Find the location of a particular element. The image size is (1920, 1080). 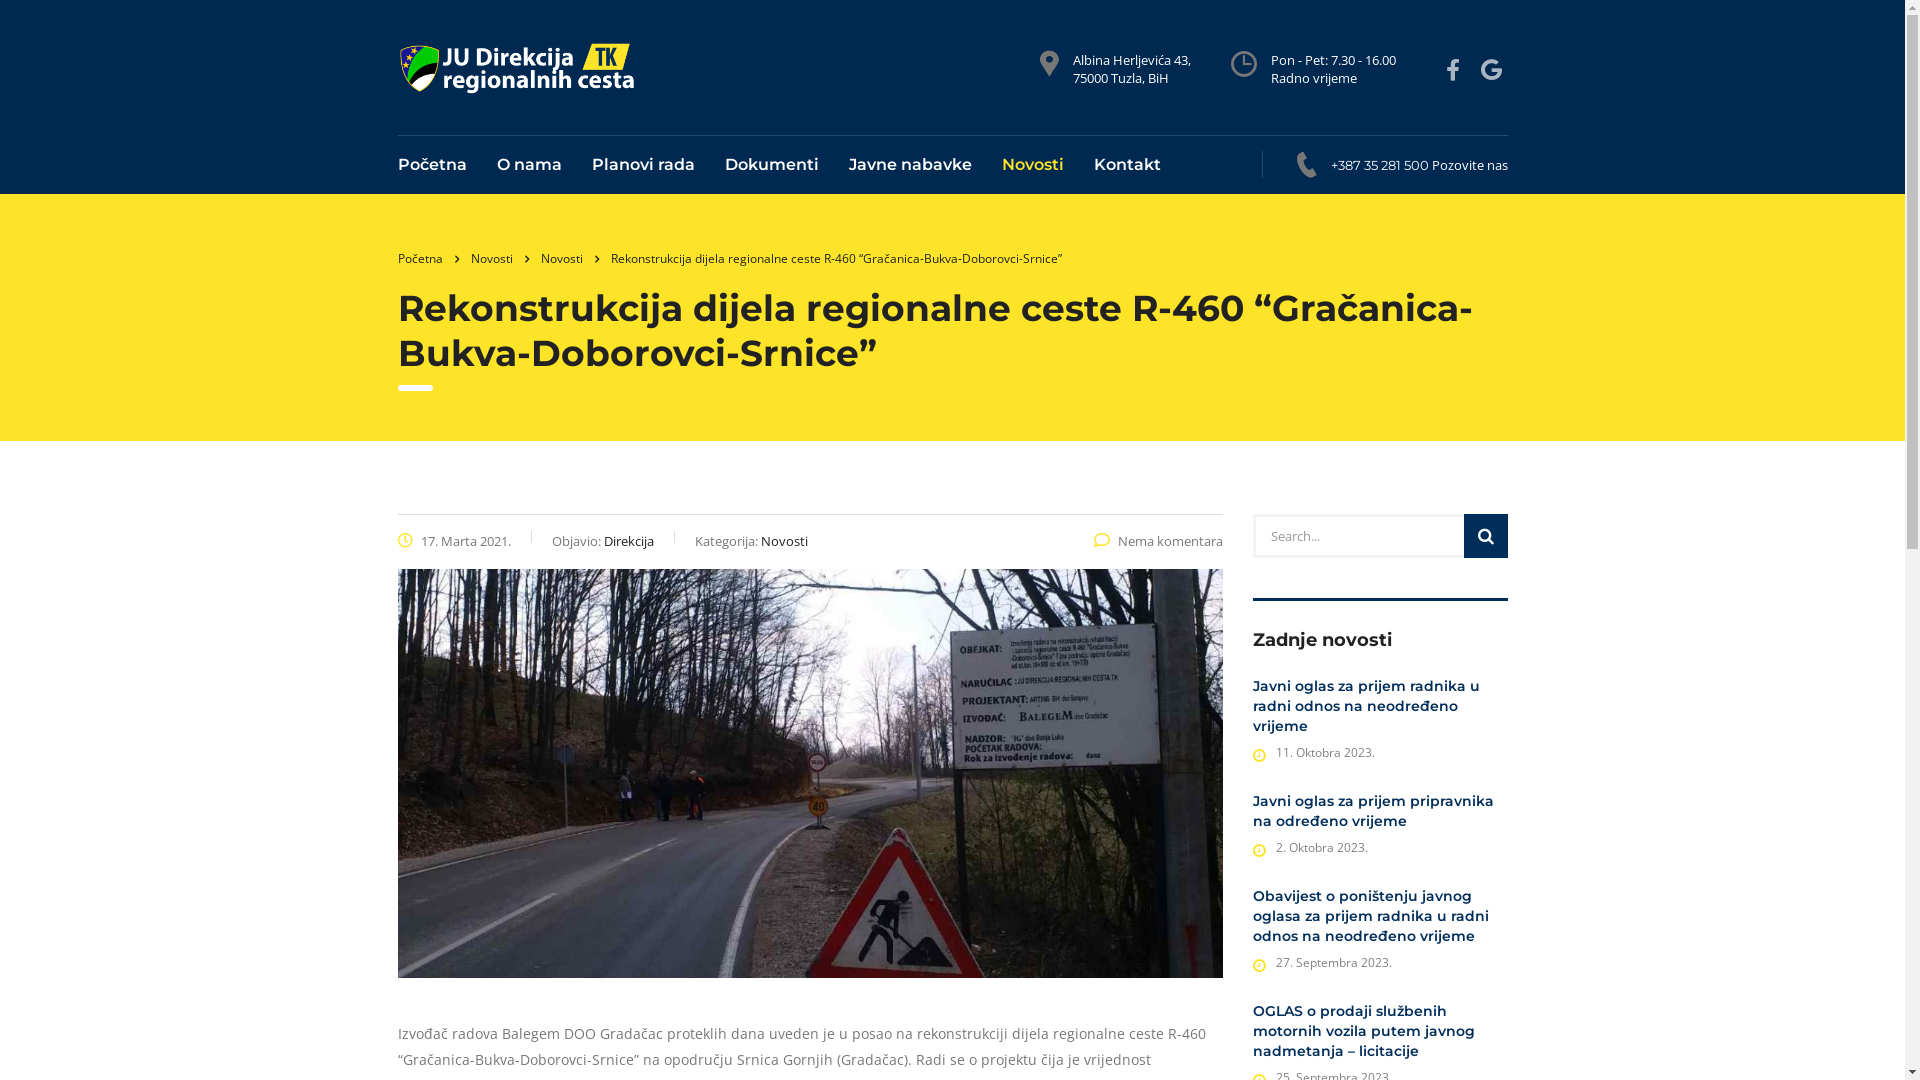

'Kontakt' is located at coordinates (1117, 164).